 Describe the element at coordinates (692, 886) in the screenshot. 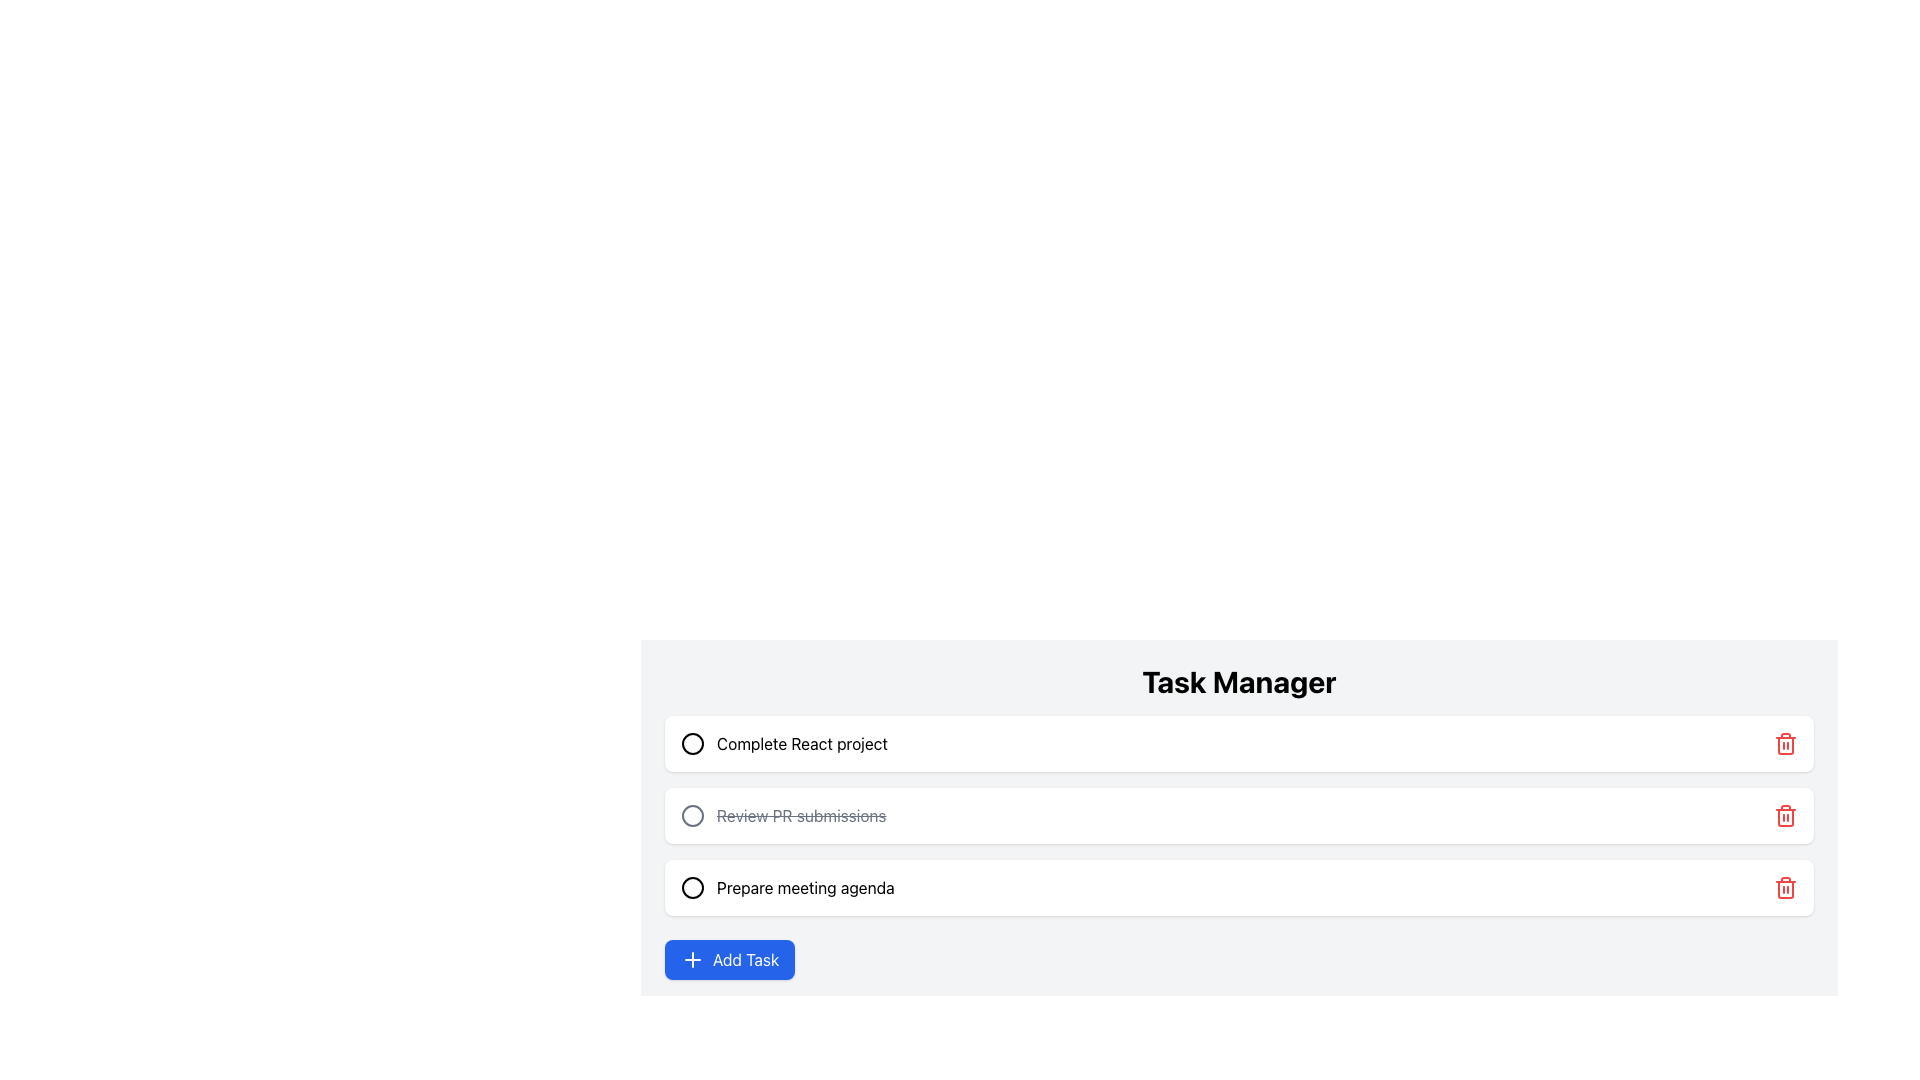

I see `the circular icon with a black outline and white background, which serves as a visual marker adjacent to the text 'Prepare meeting agenda'` at that location.